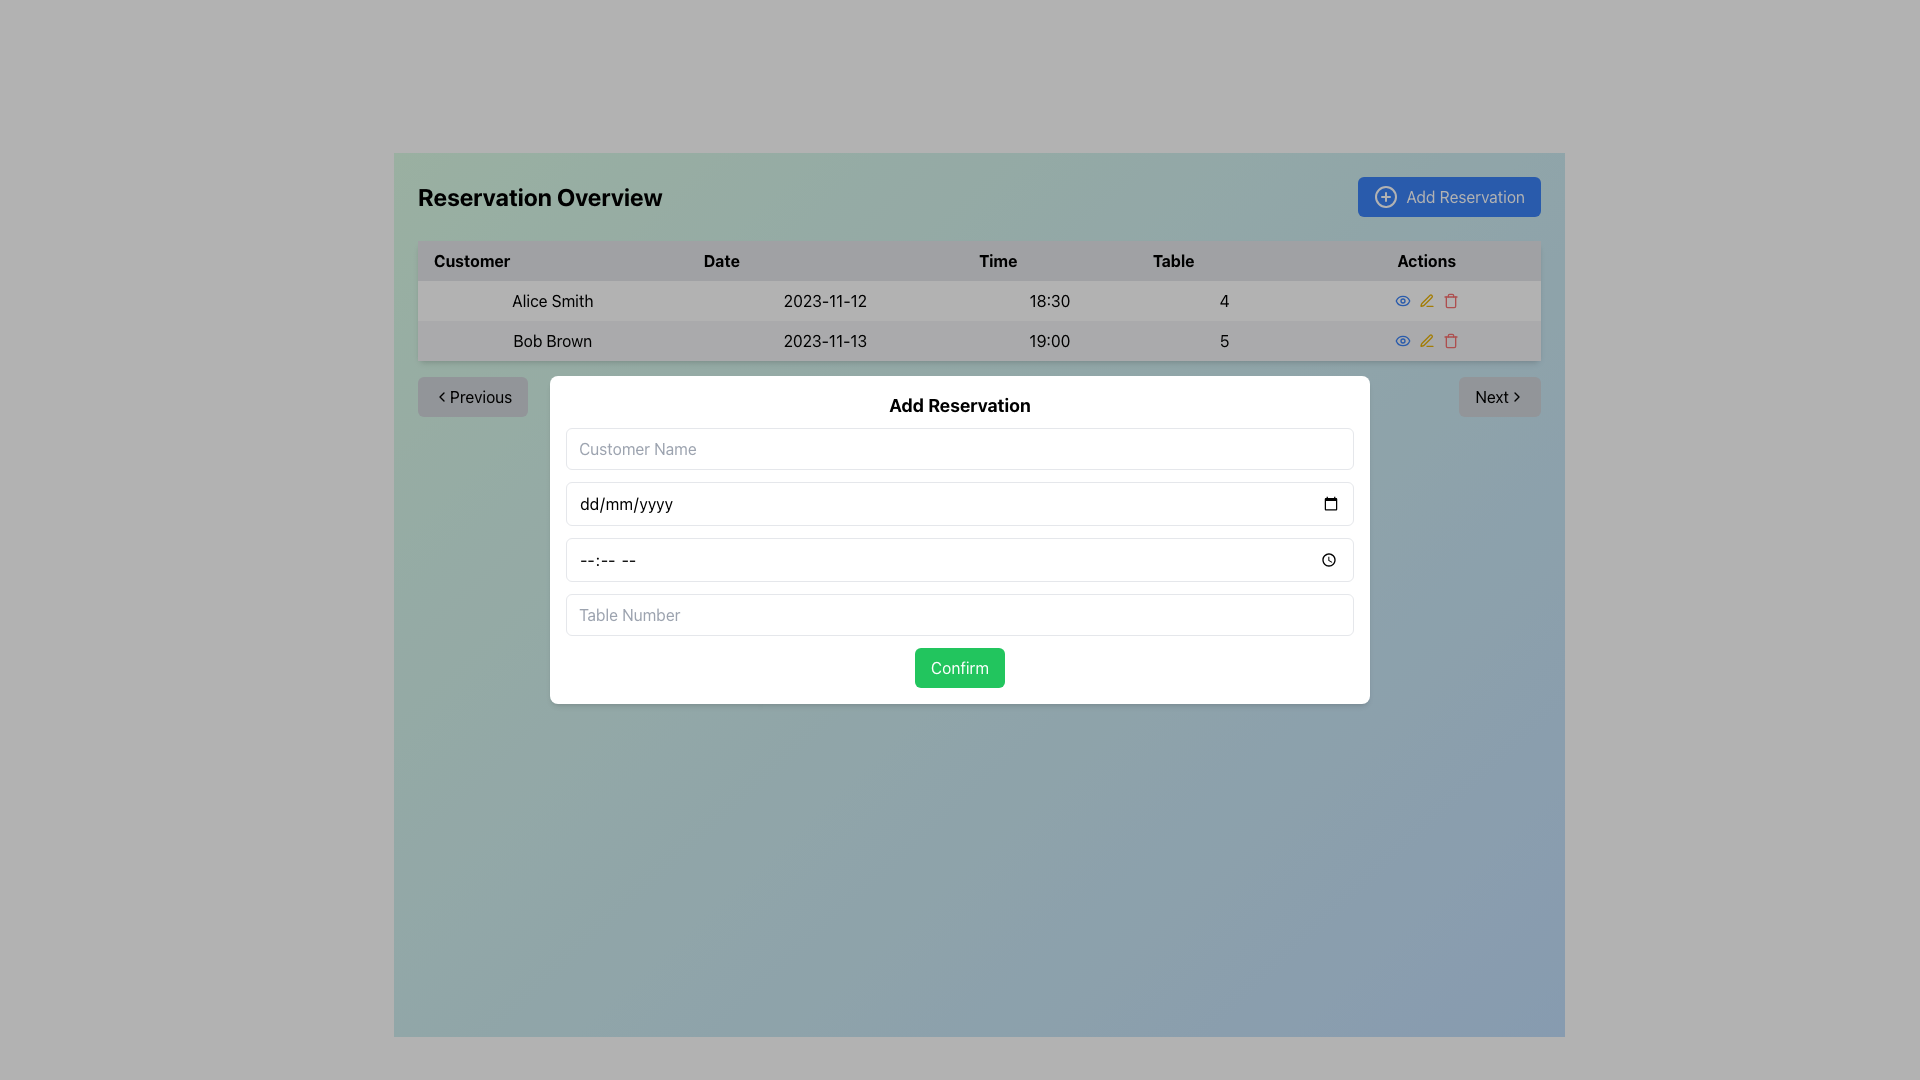 The width and height of the screenshot is (1920, 1080). What do you see at coordinates (1401, 339) in the screenshot?
I see `the eye icon located in the 'Actions' column next to the row containing 'Bob Brown'` at bounding box center [1401, 339].